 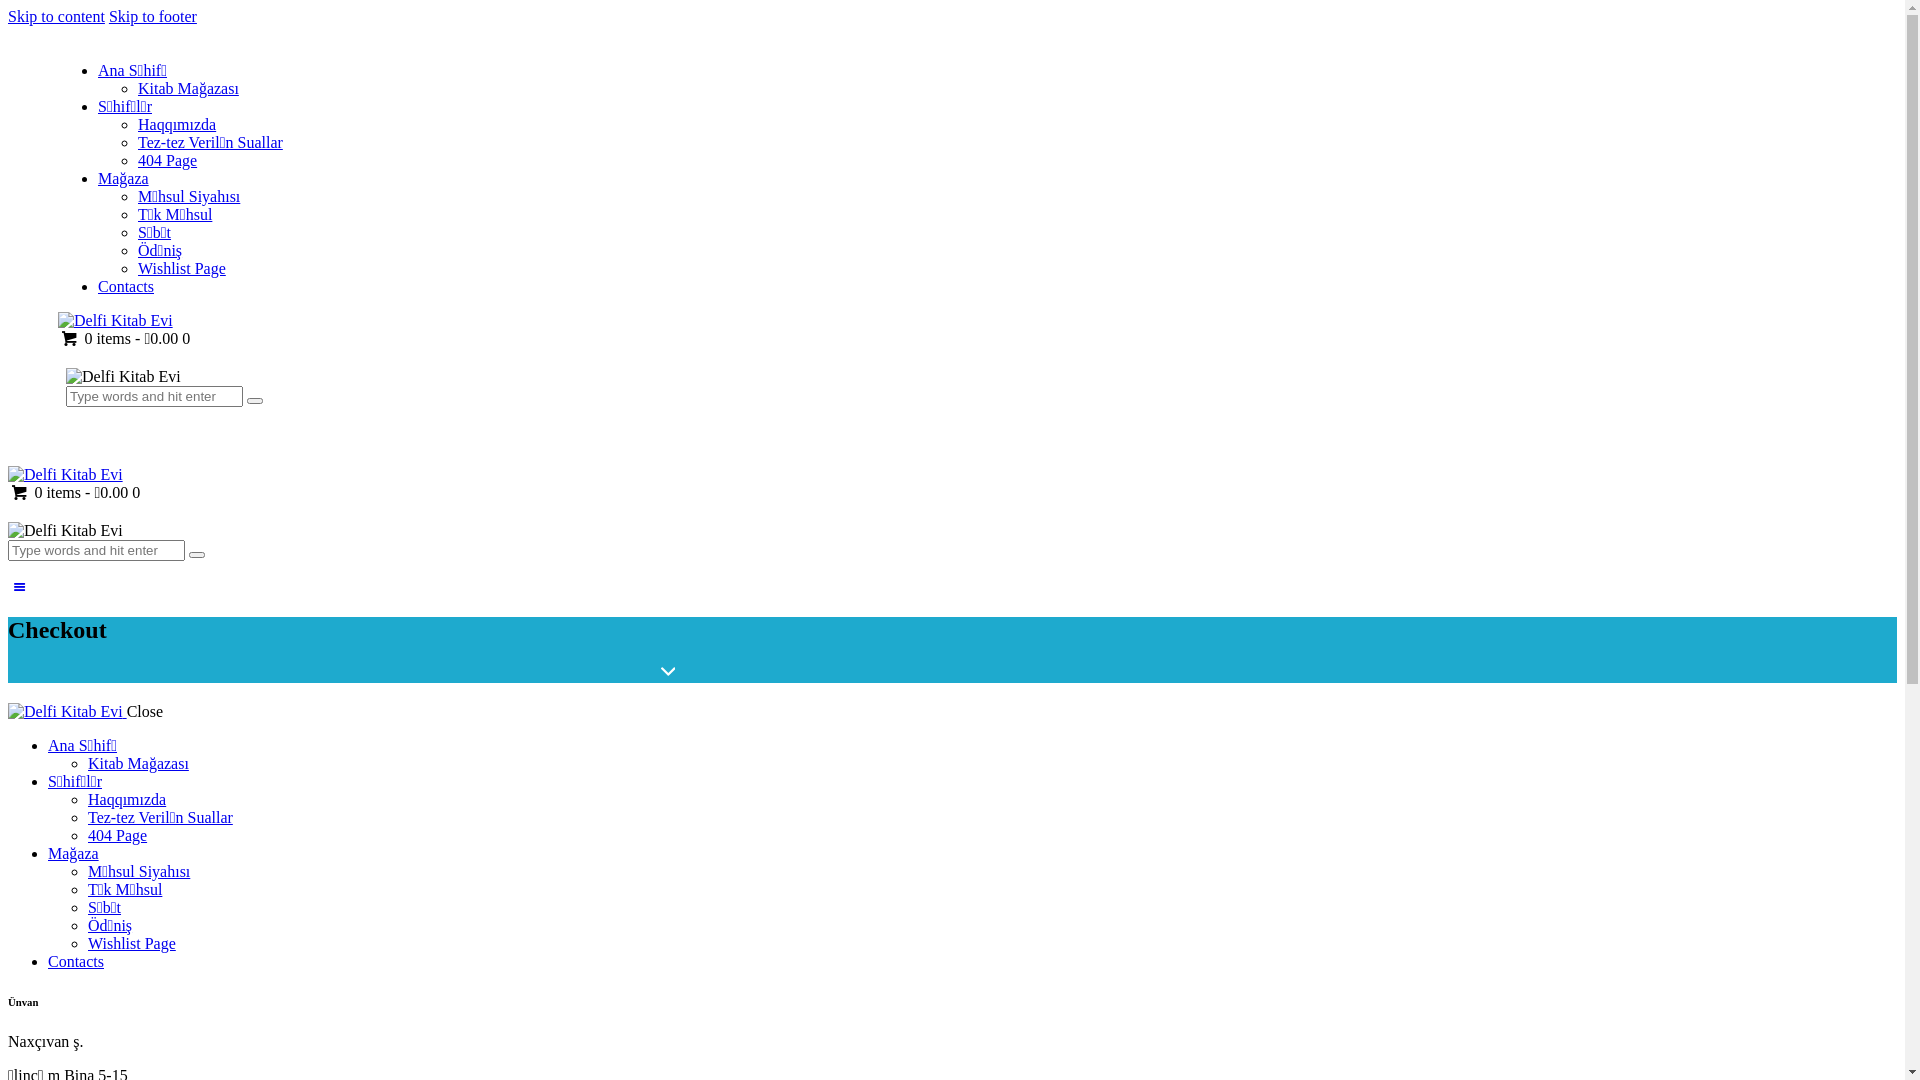 I want to click on 'Skip to footer', so click(x=152, y=16).